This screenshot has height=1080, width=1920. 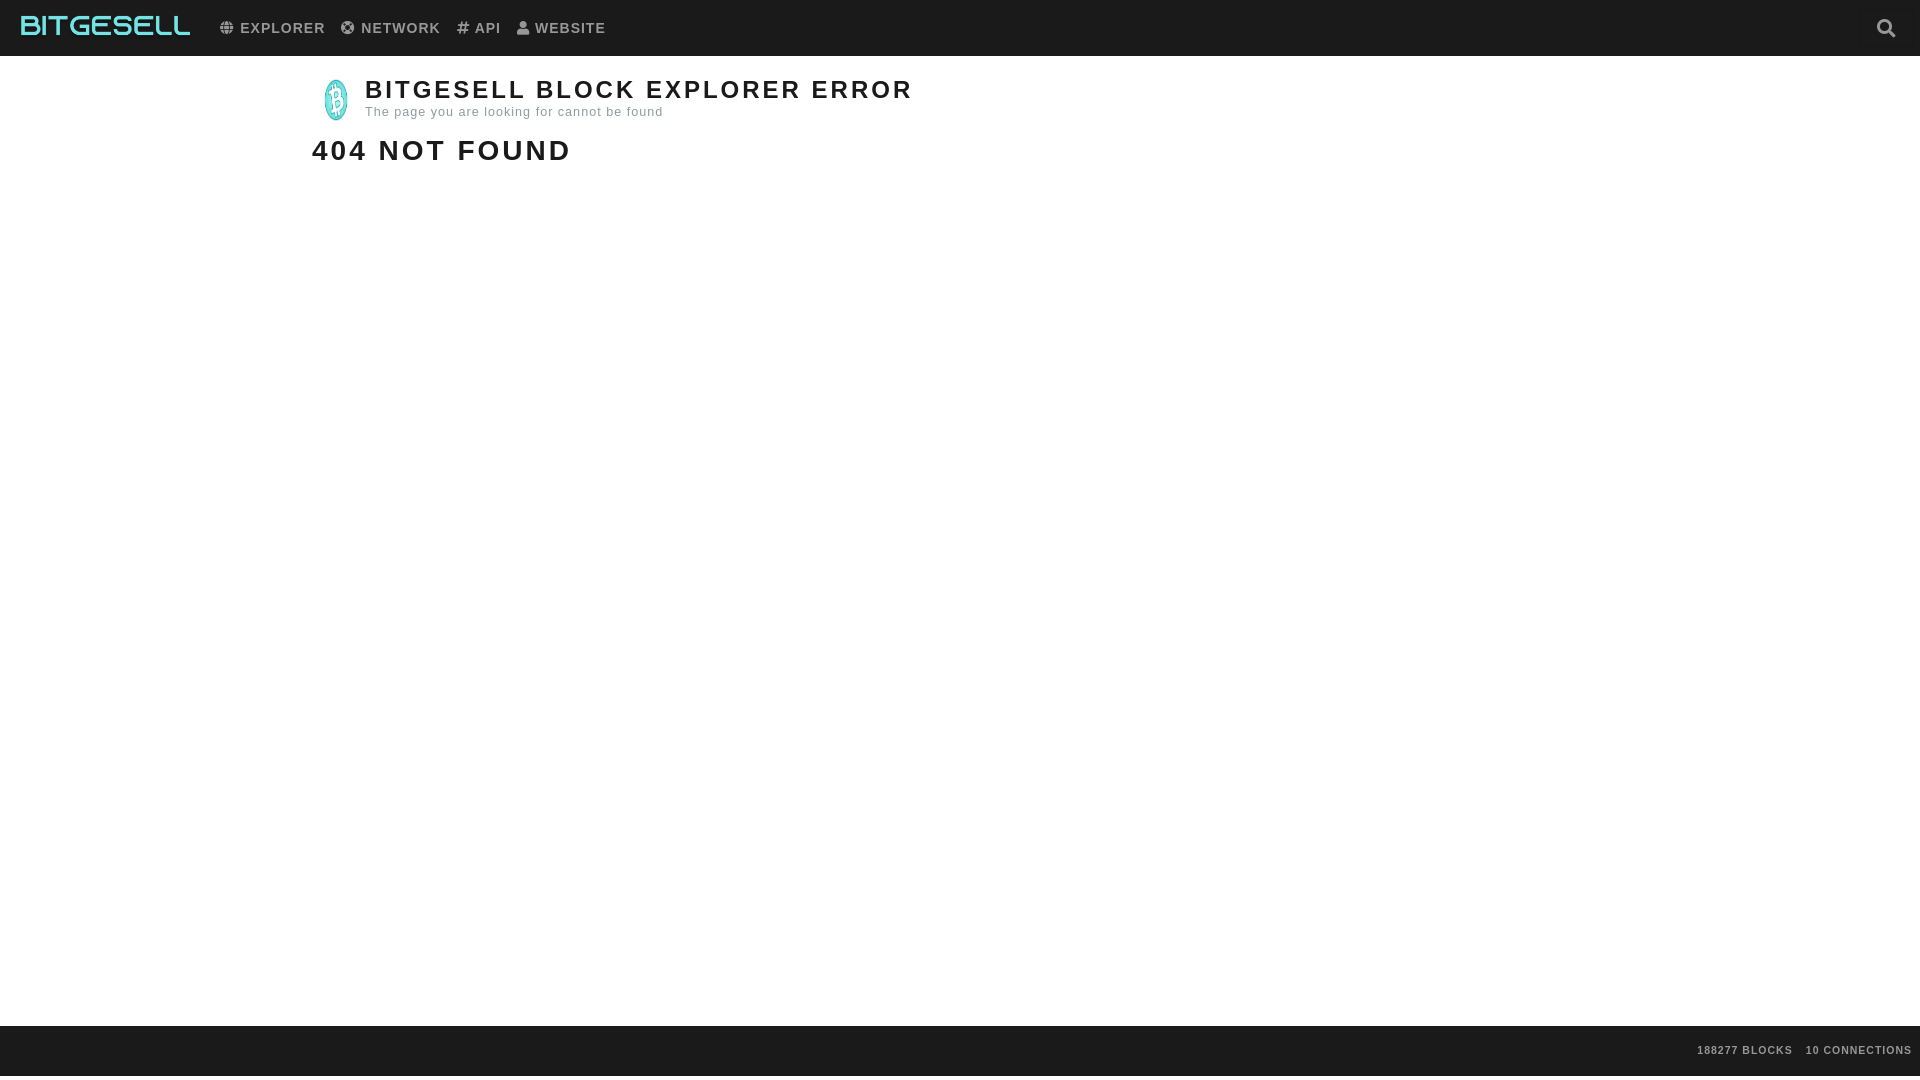 What do you see at coordinates (478, 28) in the screenshot?
I see `'API'` at bounding box center [478, 28].